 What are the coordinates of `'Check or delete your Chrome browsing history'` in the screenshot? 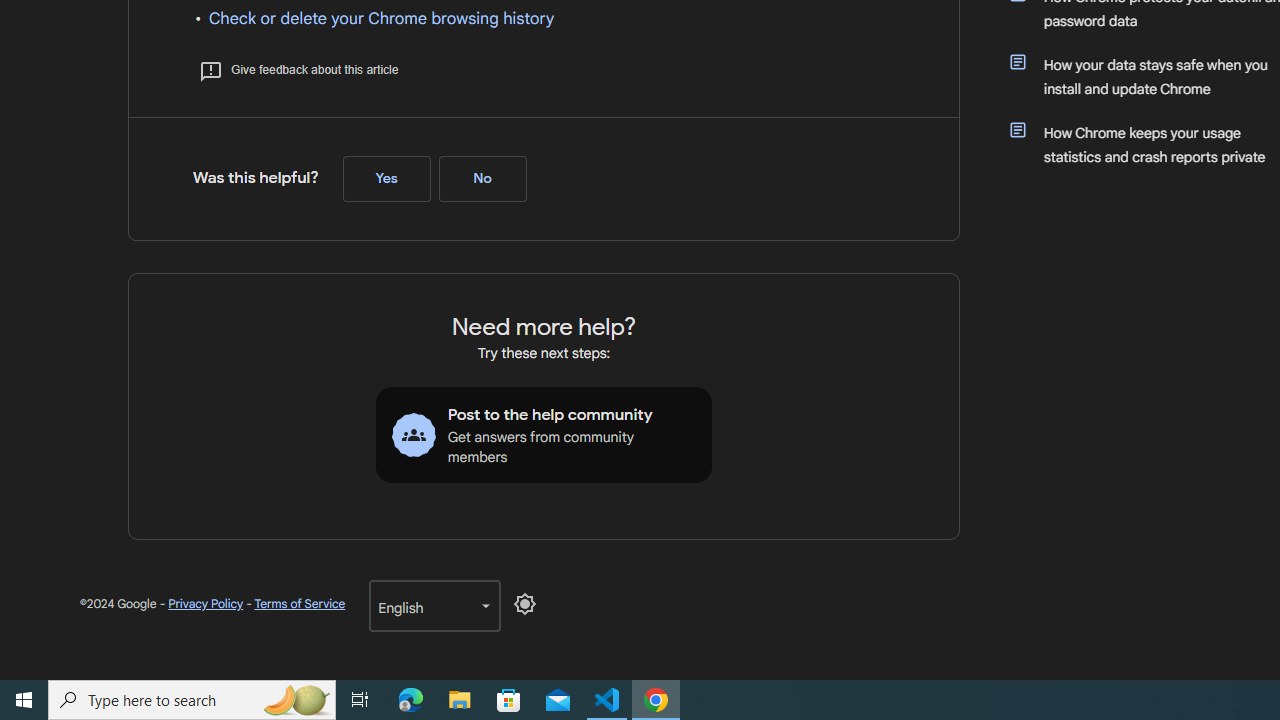 It's located at (382, 18).